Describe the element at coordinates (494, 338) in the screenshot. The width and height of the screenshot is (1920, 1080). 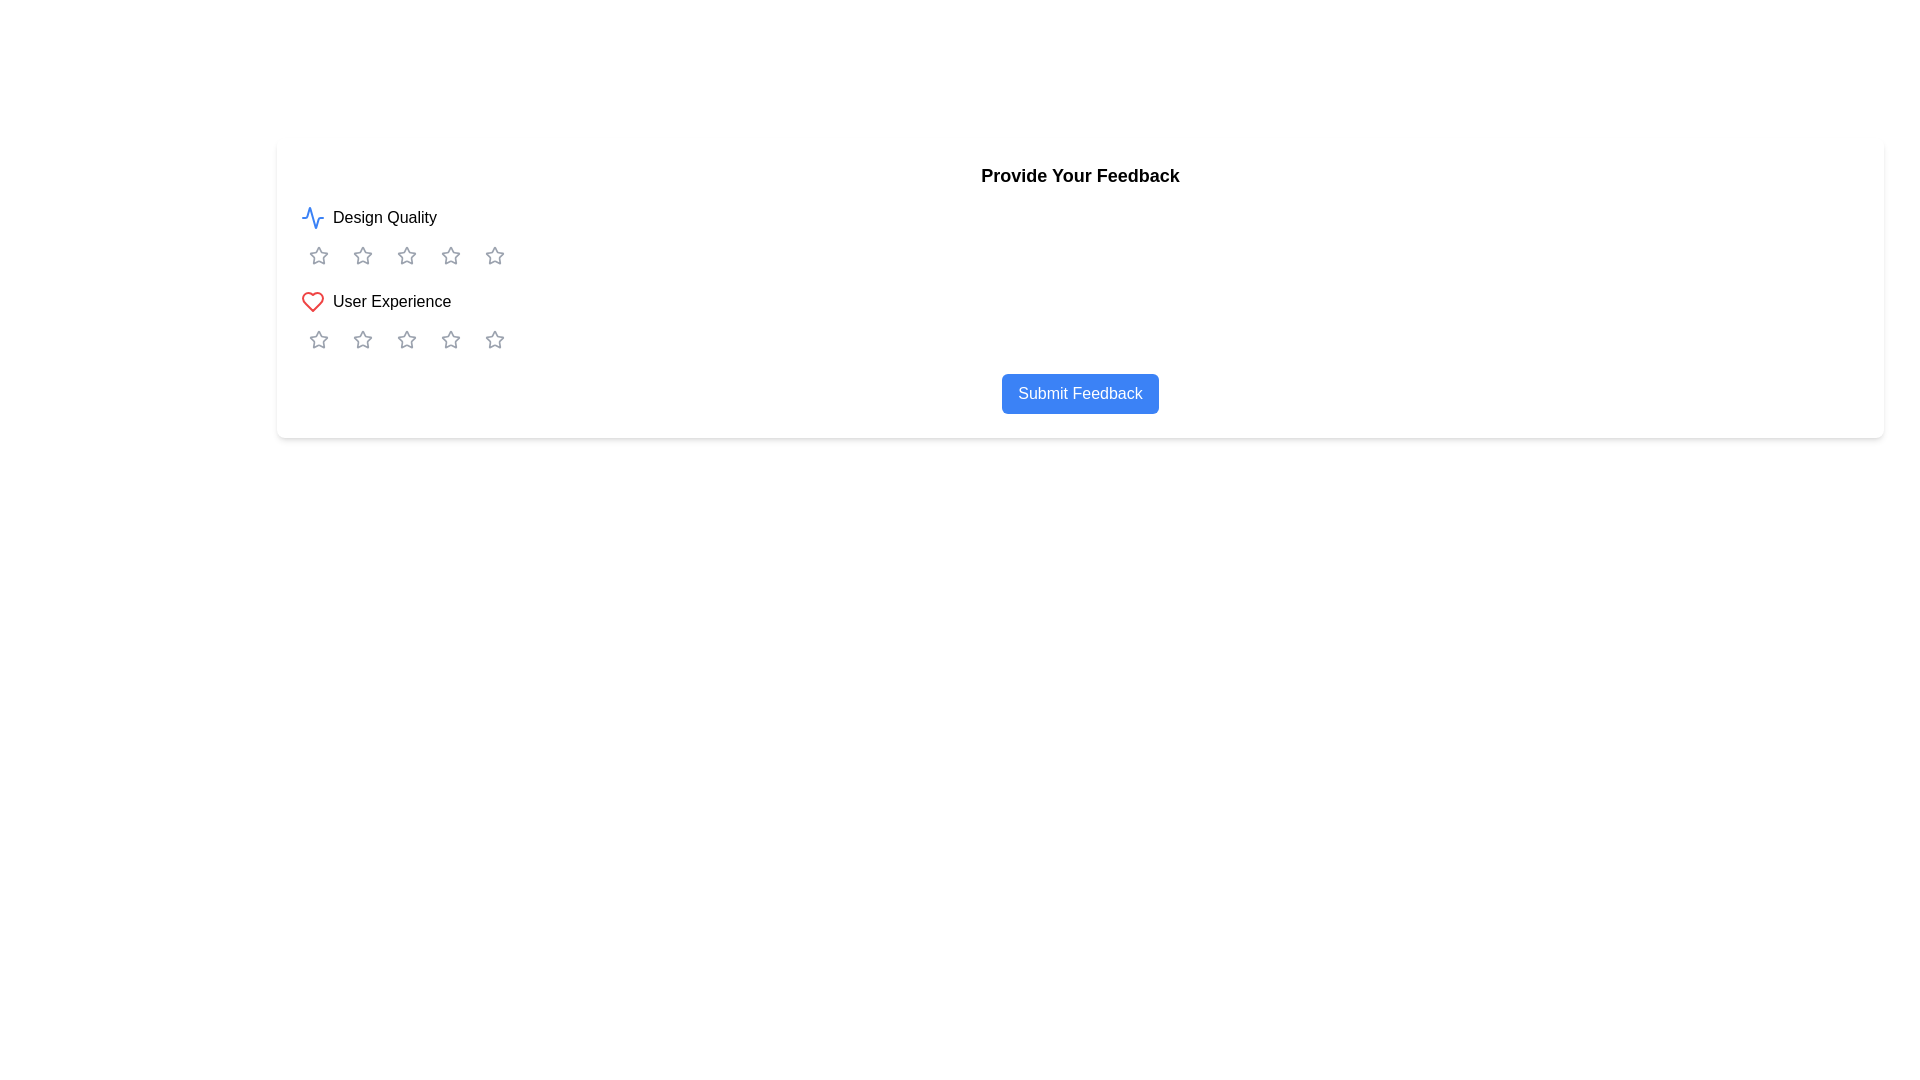
I see `the fifth star icon` at that location.